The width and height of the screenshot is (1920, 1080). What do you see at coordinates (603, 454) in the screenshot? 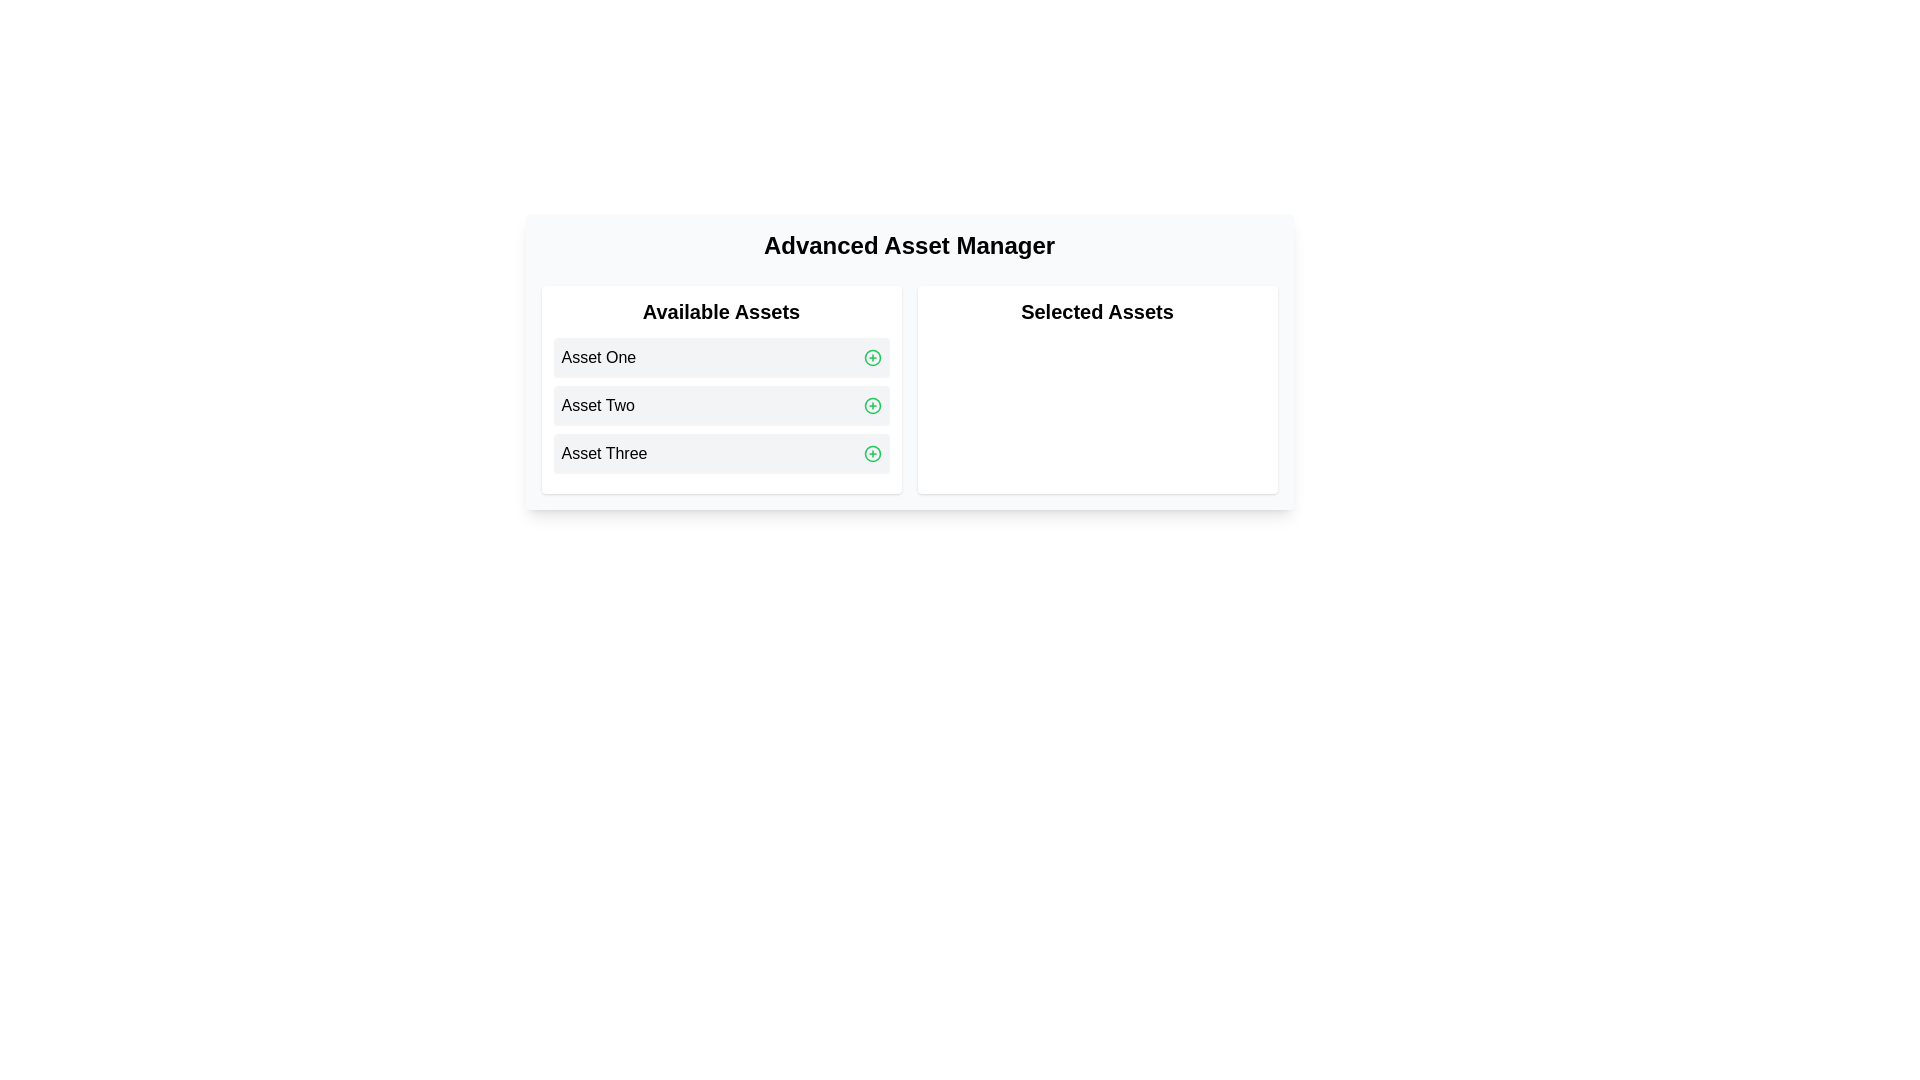
I see `the label 'Asset Three' which serves as an identifier for the available asset in the list under the 'Available Assets' column` at bounding box center [603, 454].